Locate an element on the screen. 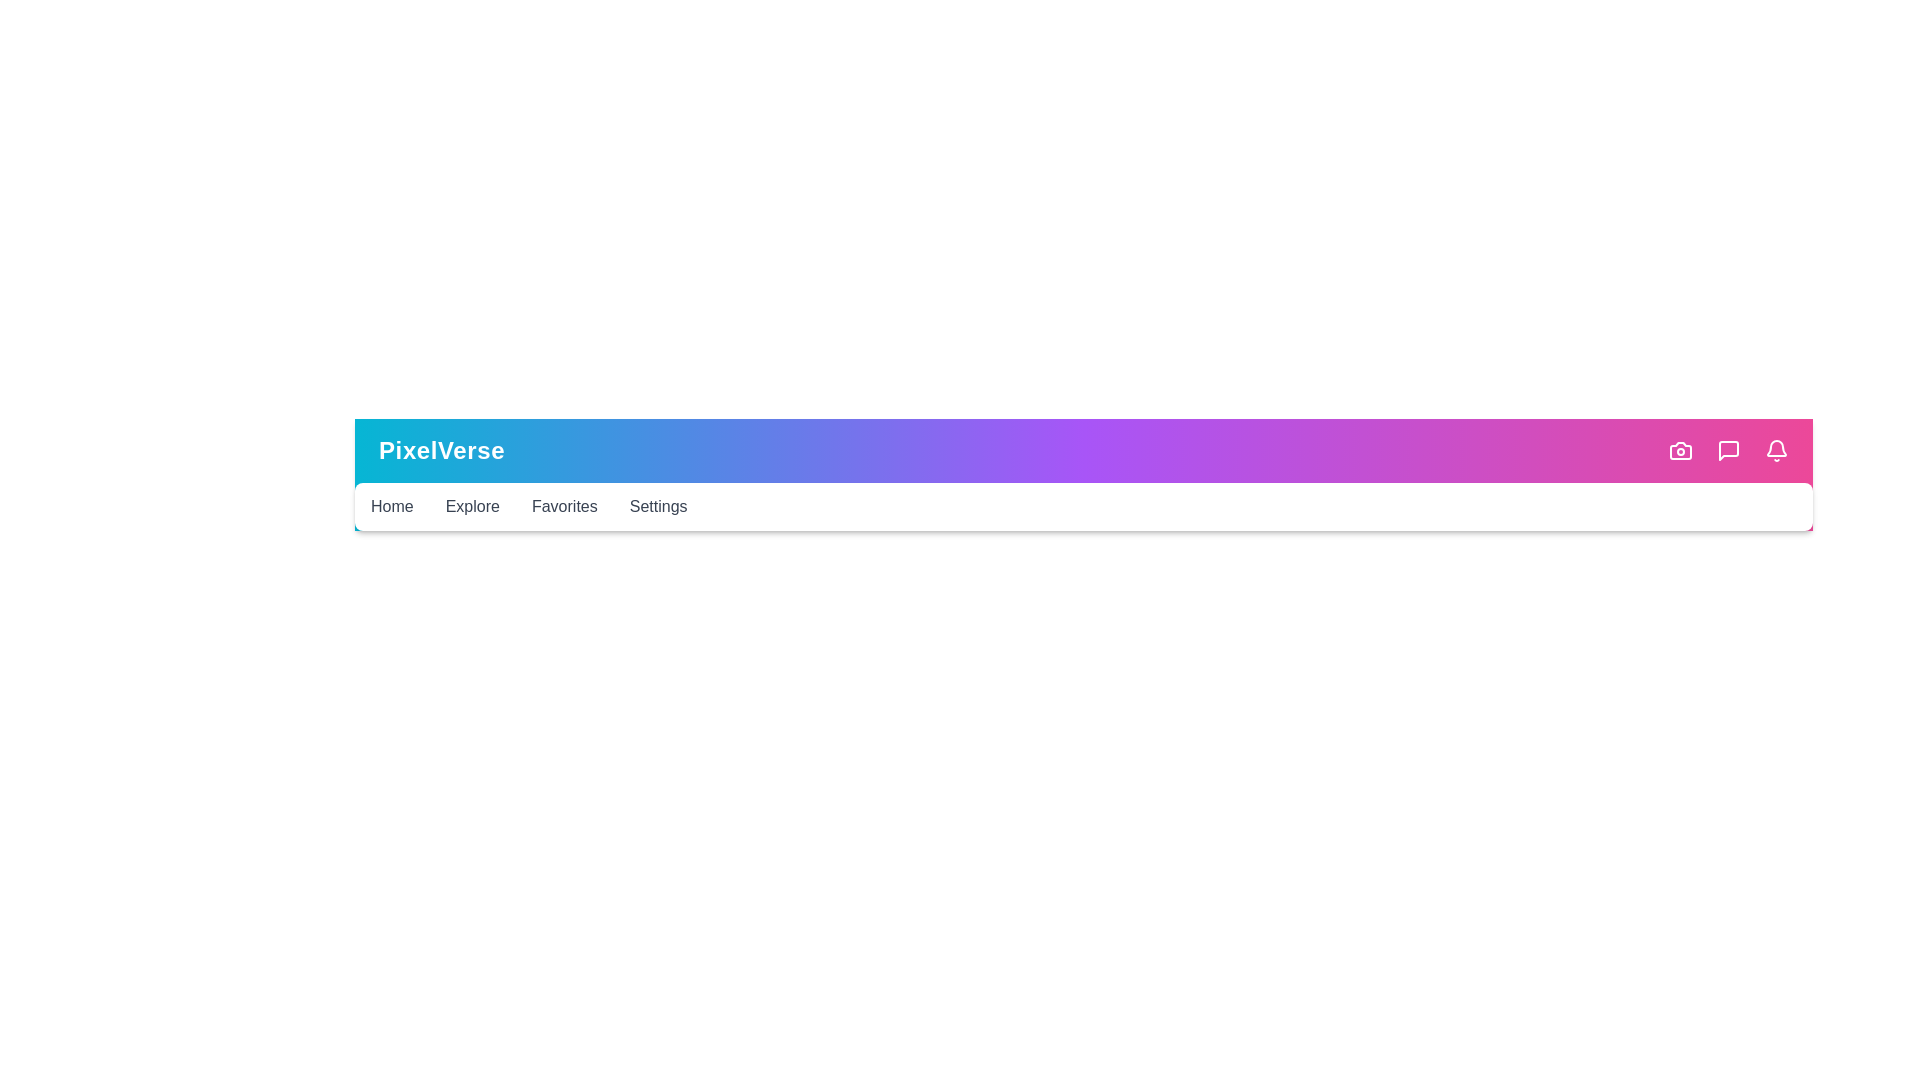  the Messages icon to perform the corresponding quick action is located at coordinates (1727, 451).